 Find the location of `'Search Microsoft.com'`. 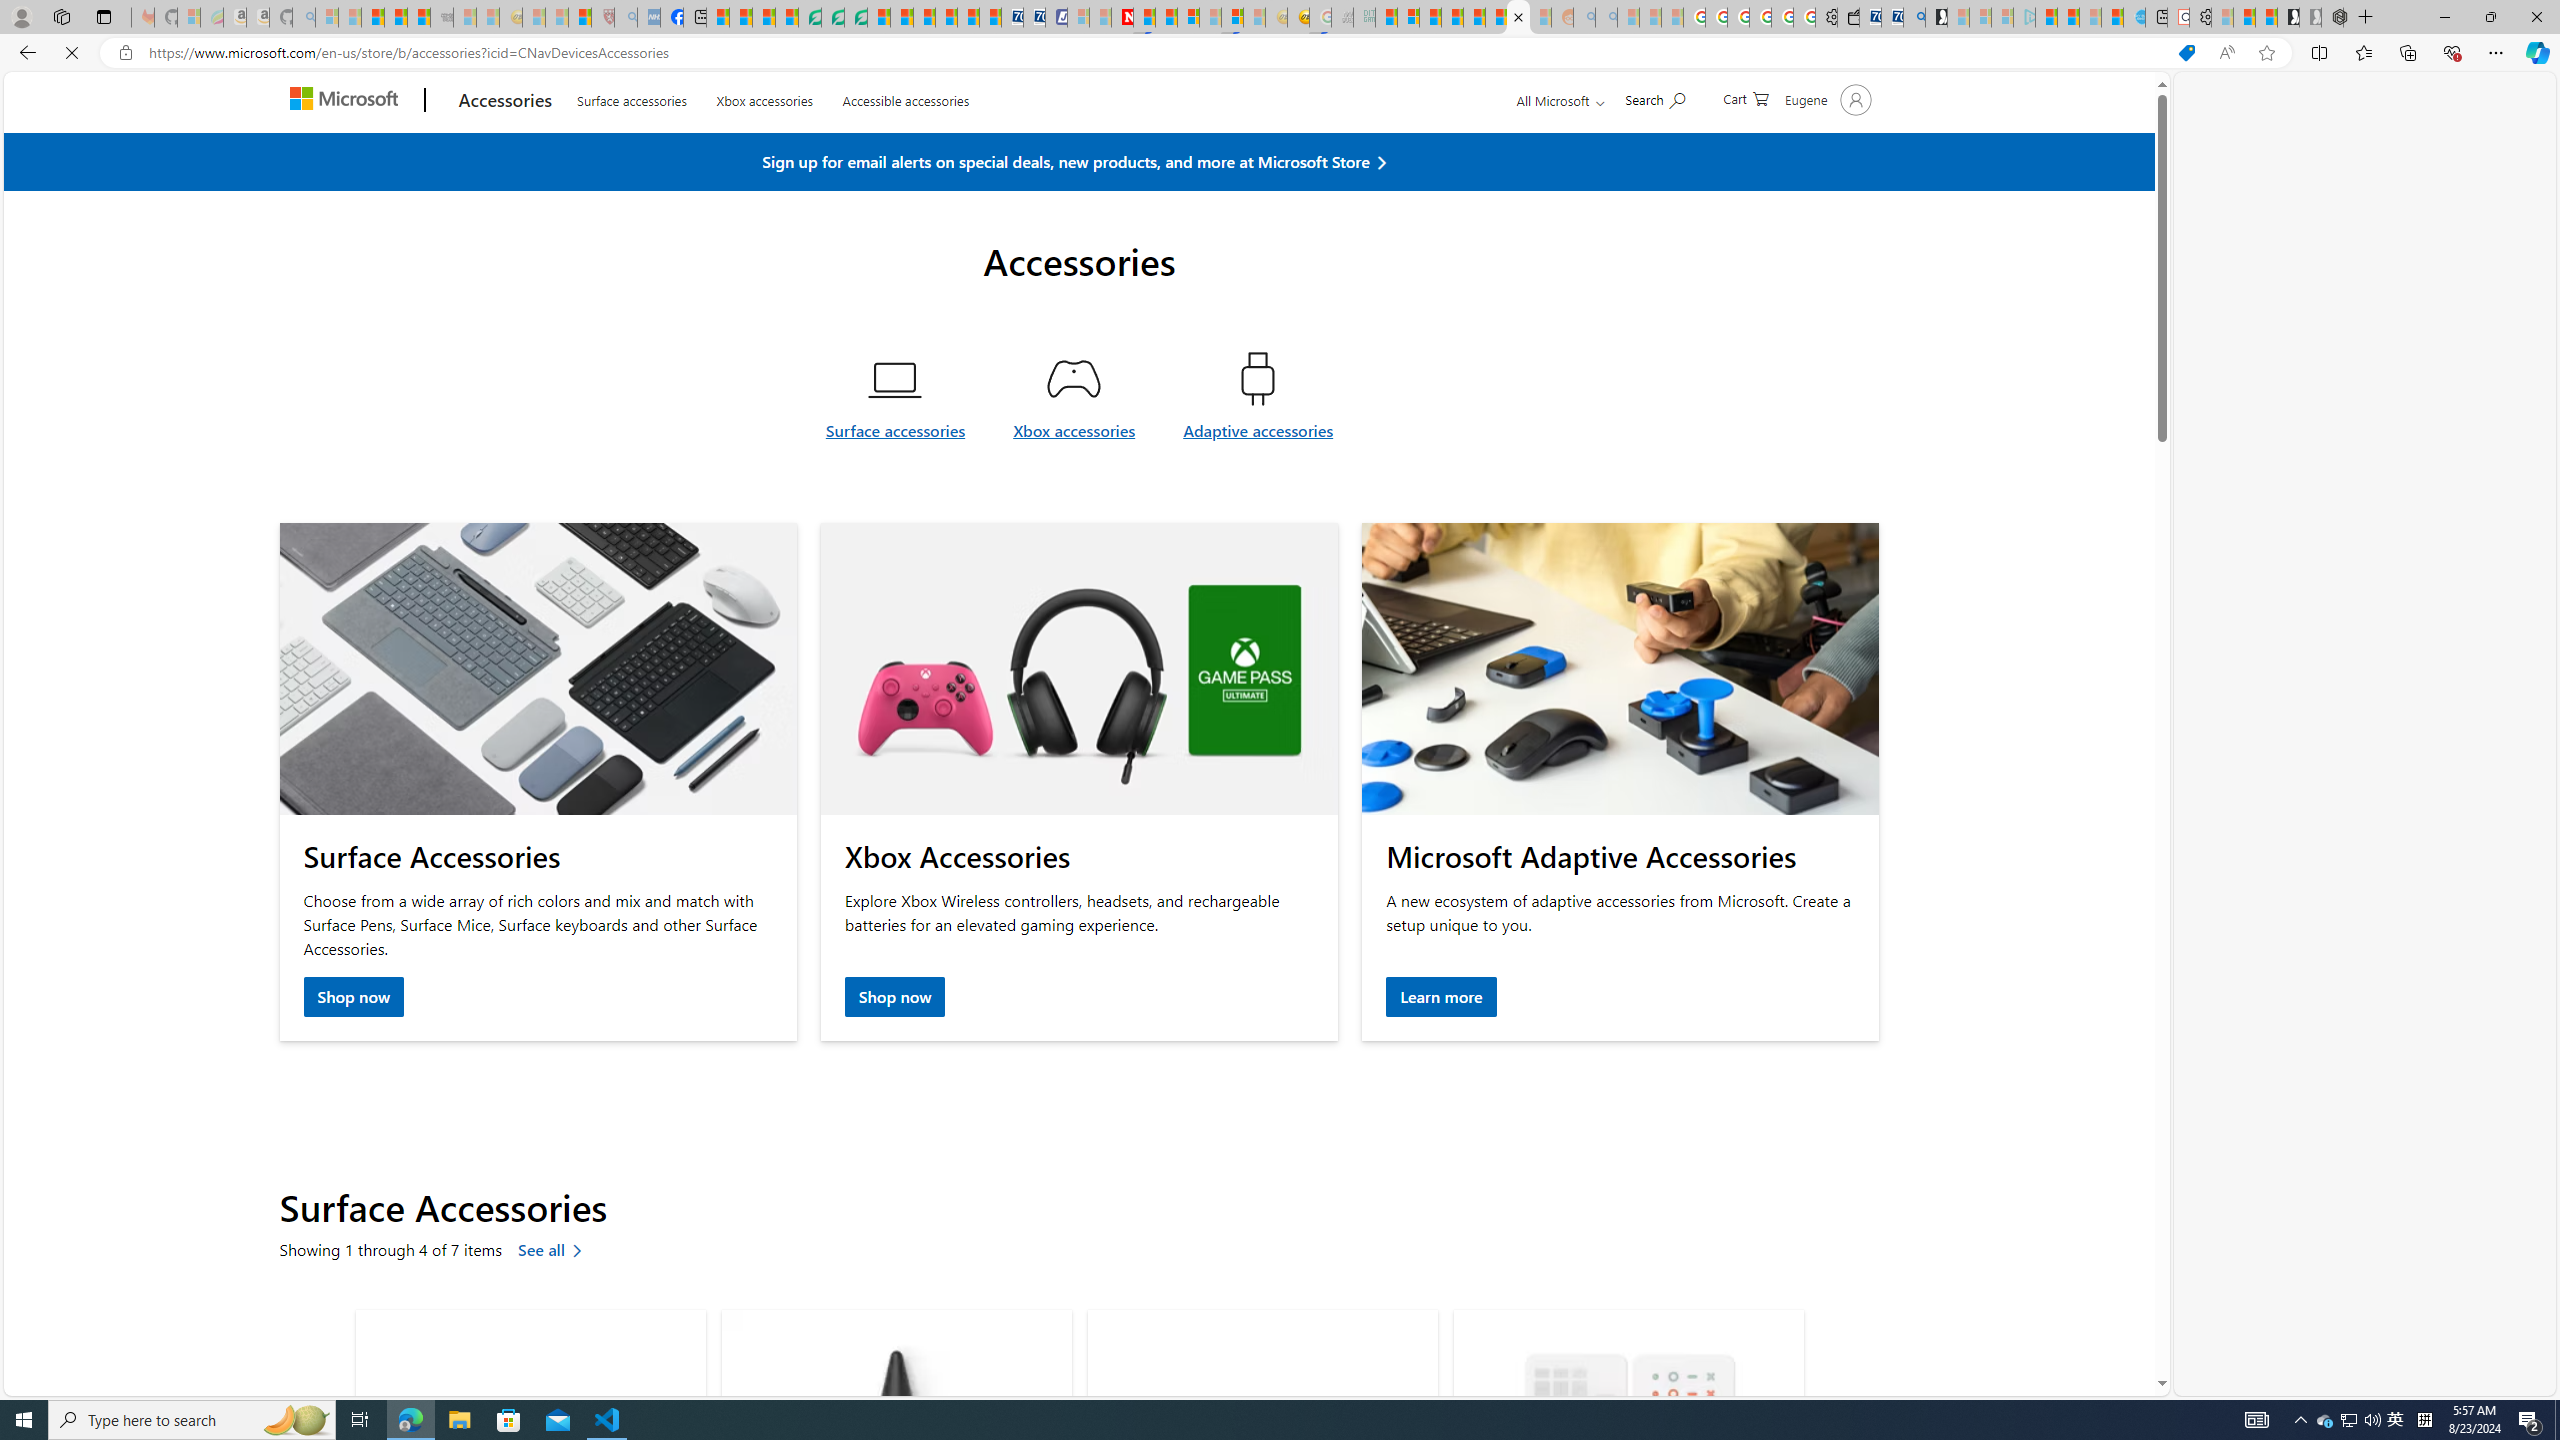

'Search Microsoft.com' is located at coordinates (1655, 145).